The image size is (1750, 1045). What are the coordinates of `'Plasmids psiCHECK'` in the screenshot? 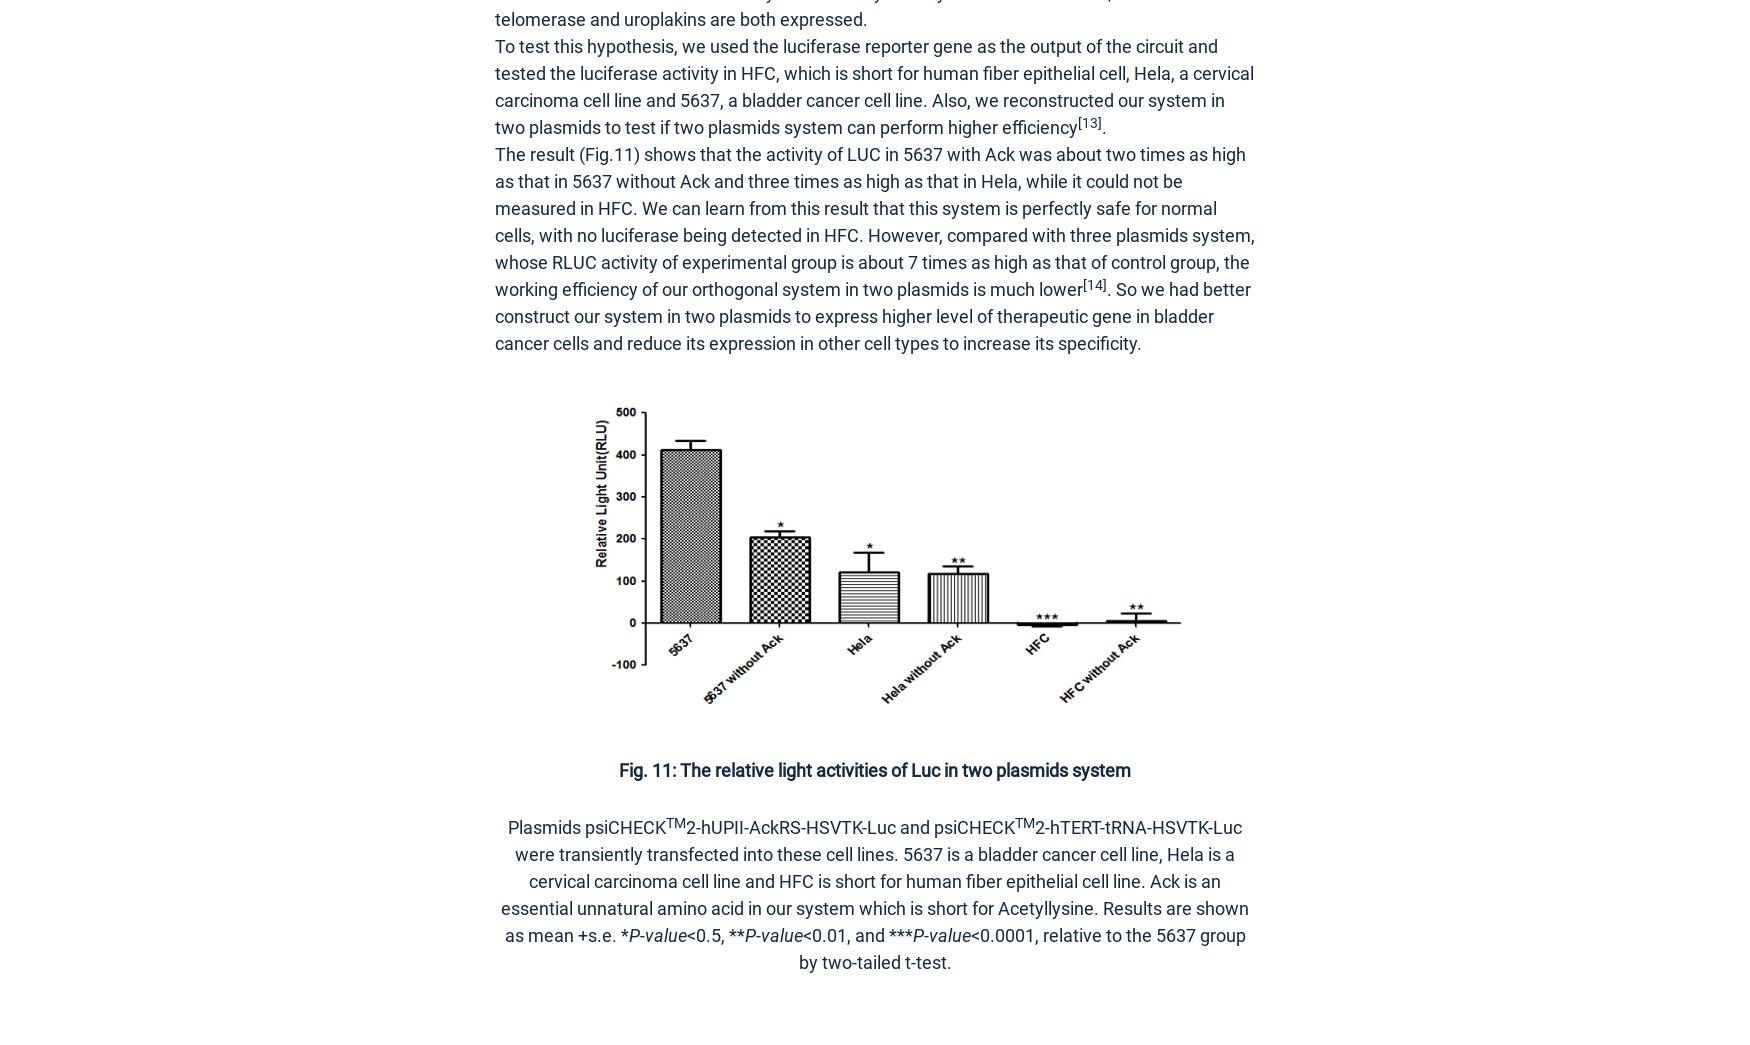 It's located at (586, 826).